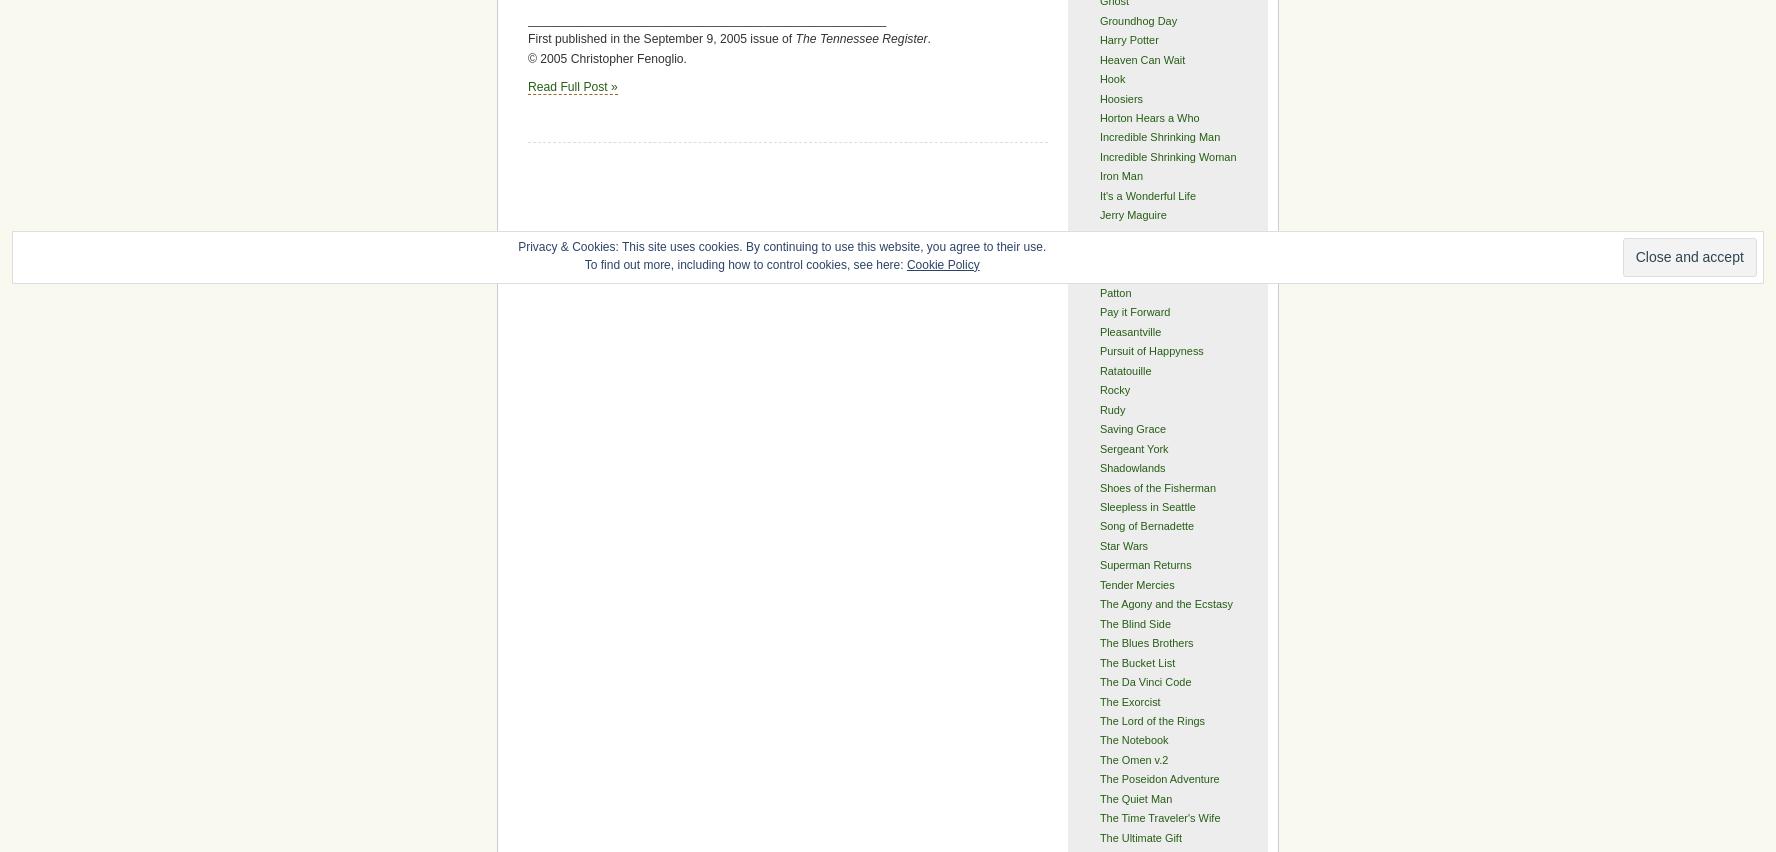 The width and height of the screenshot is (1776, 852). I want to click on 'The Poseidon Adventure', so click(1097, 778).